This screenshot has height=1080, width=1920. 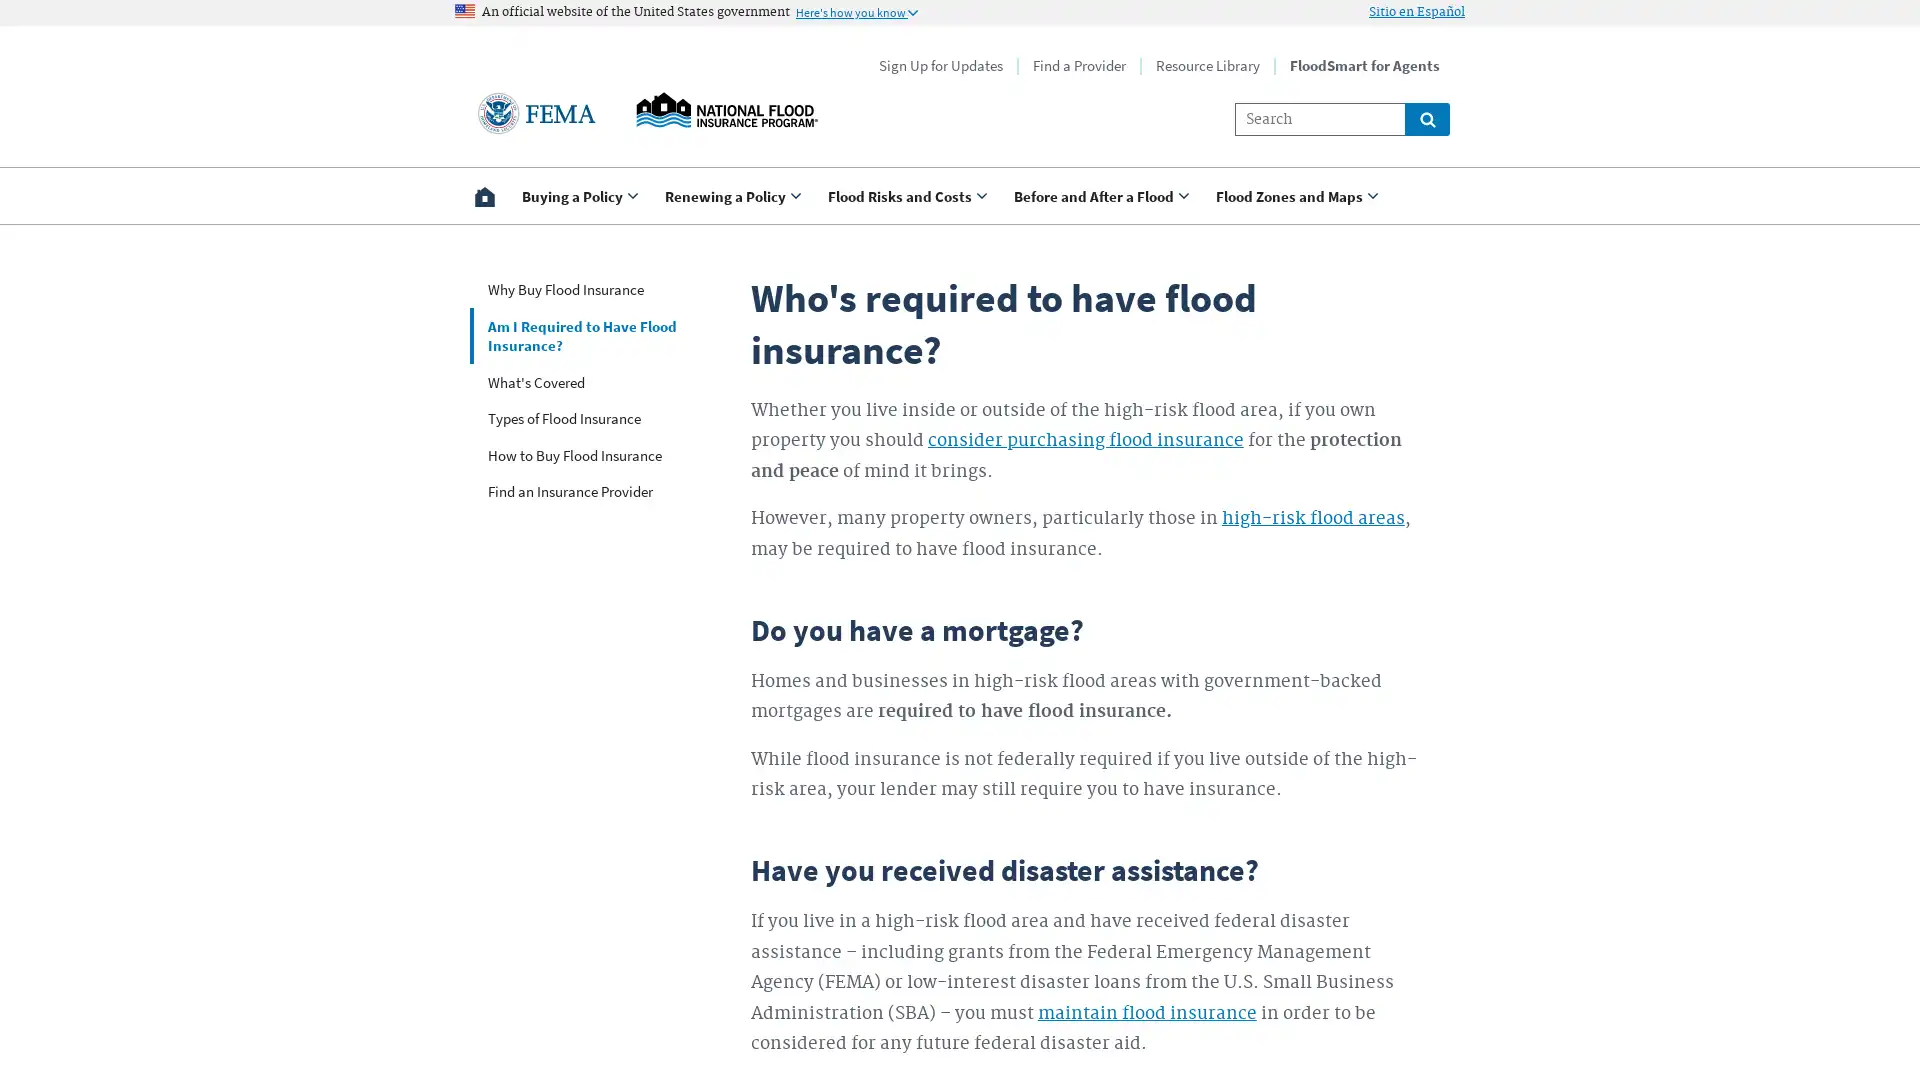 What do you see at coordinates (1103, 195) in the screenshot?
I see `Use <enter> and shift + <enter> to open and close the drop down to sub-menus` at bounding box center [1103, 195].